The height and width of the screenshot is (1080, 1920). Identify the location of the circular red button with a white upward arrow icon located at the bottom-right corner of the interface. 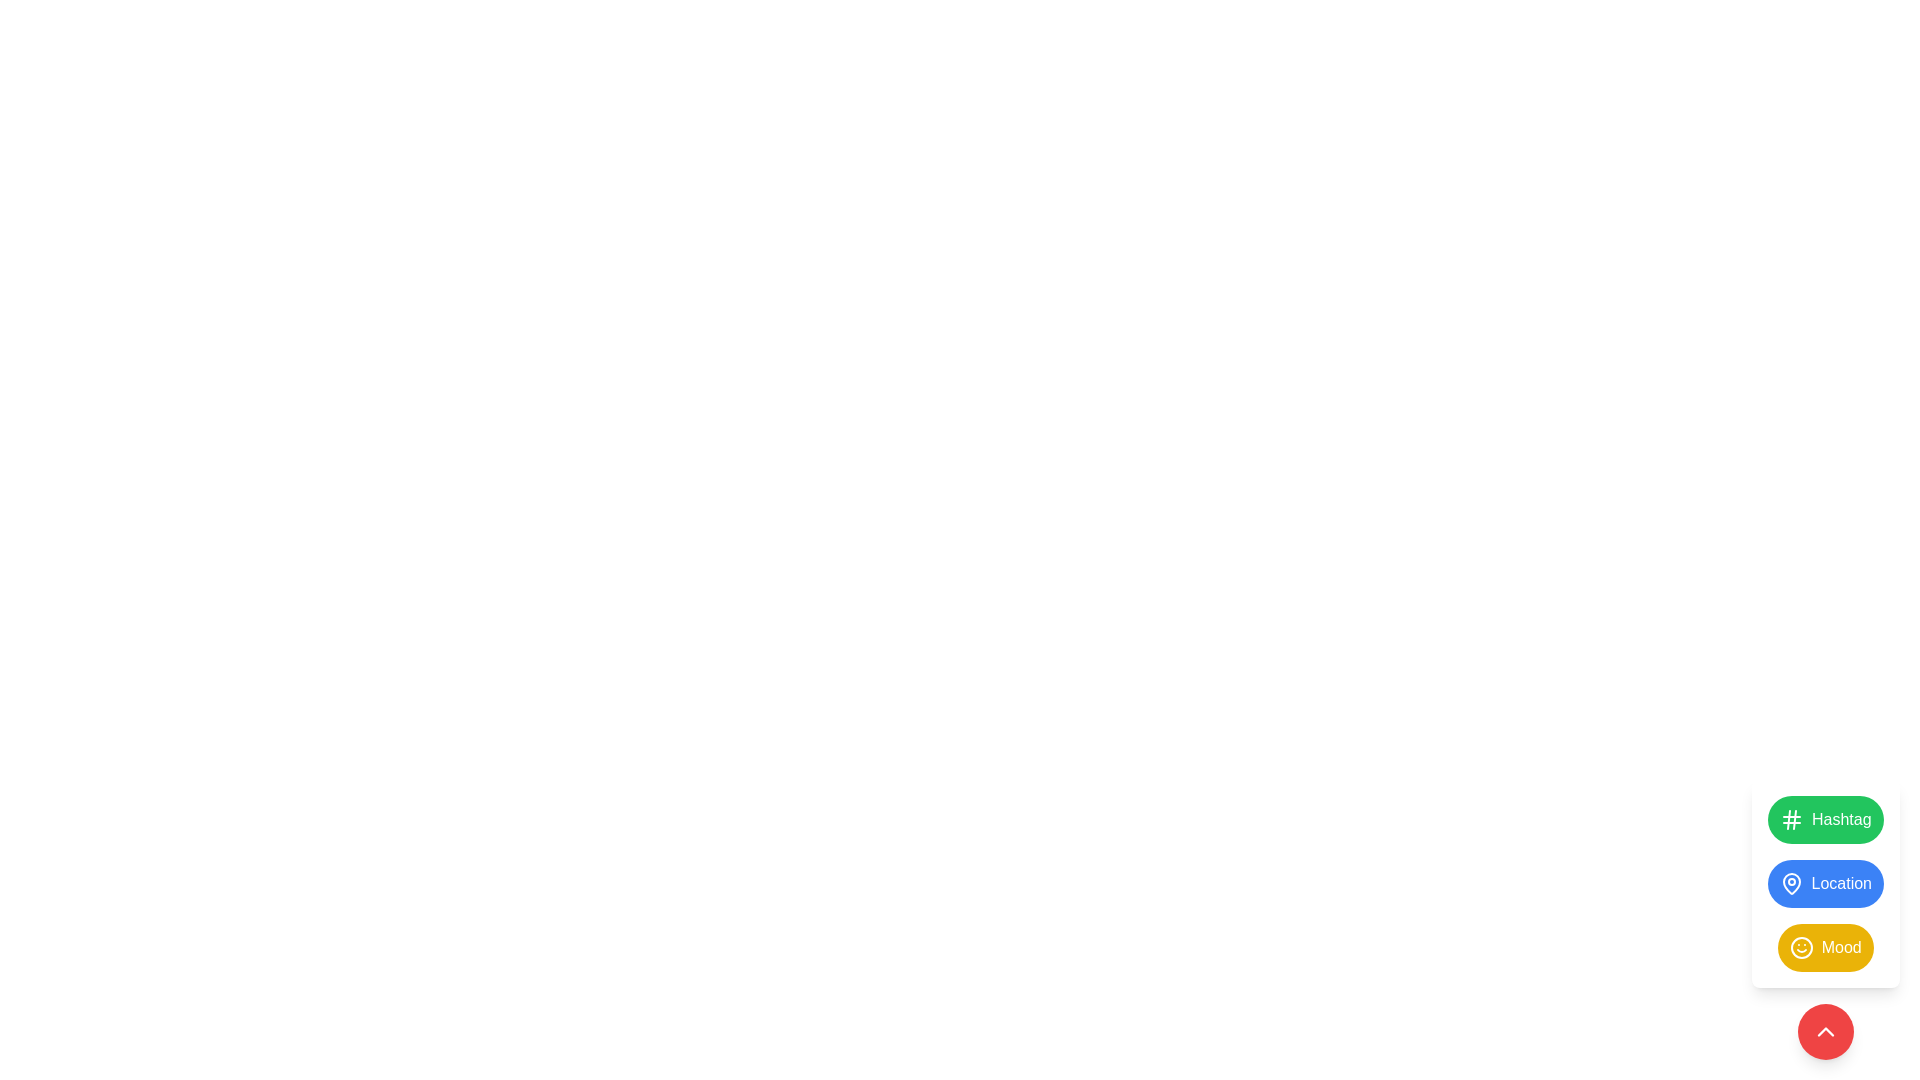
(1825, 1032).